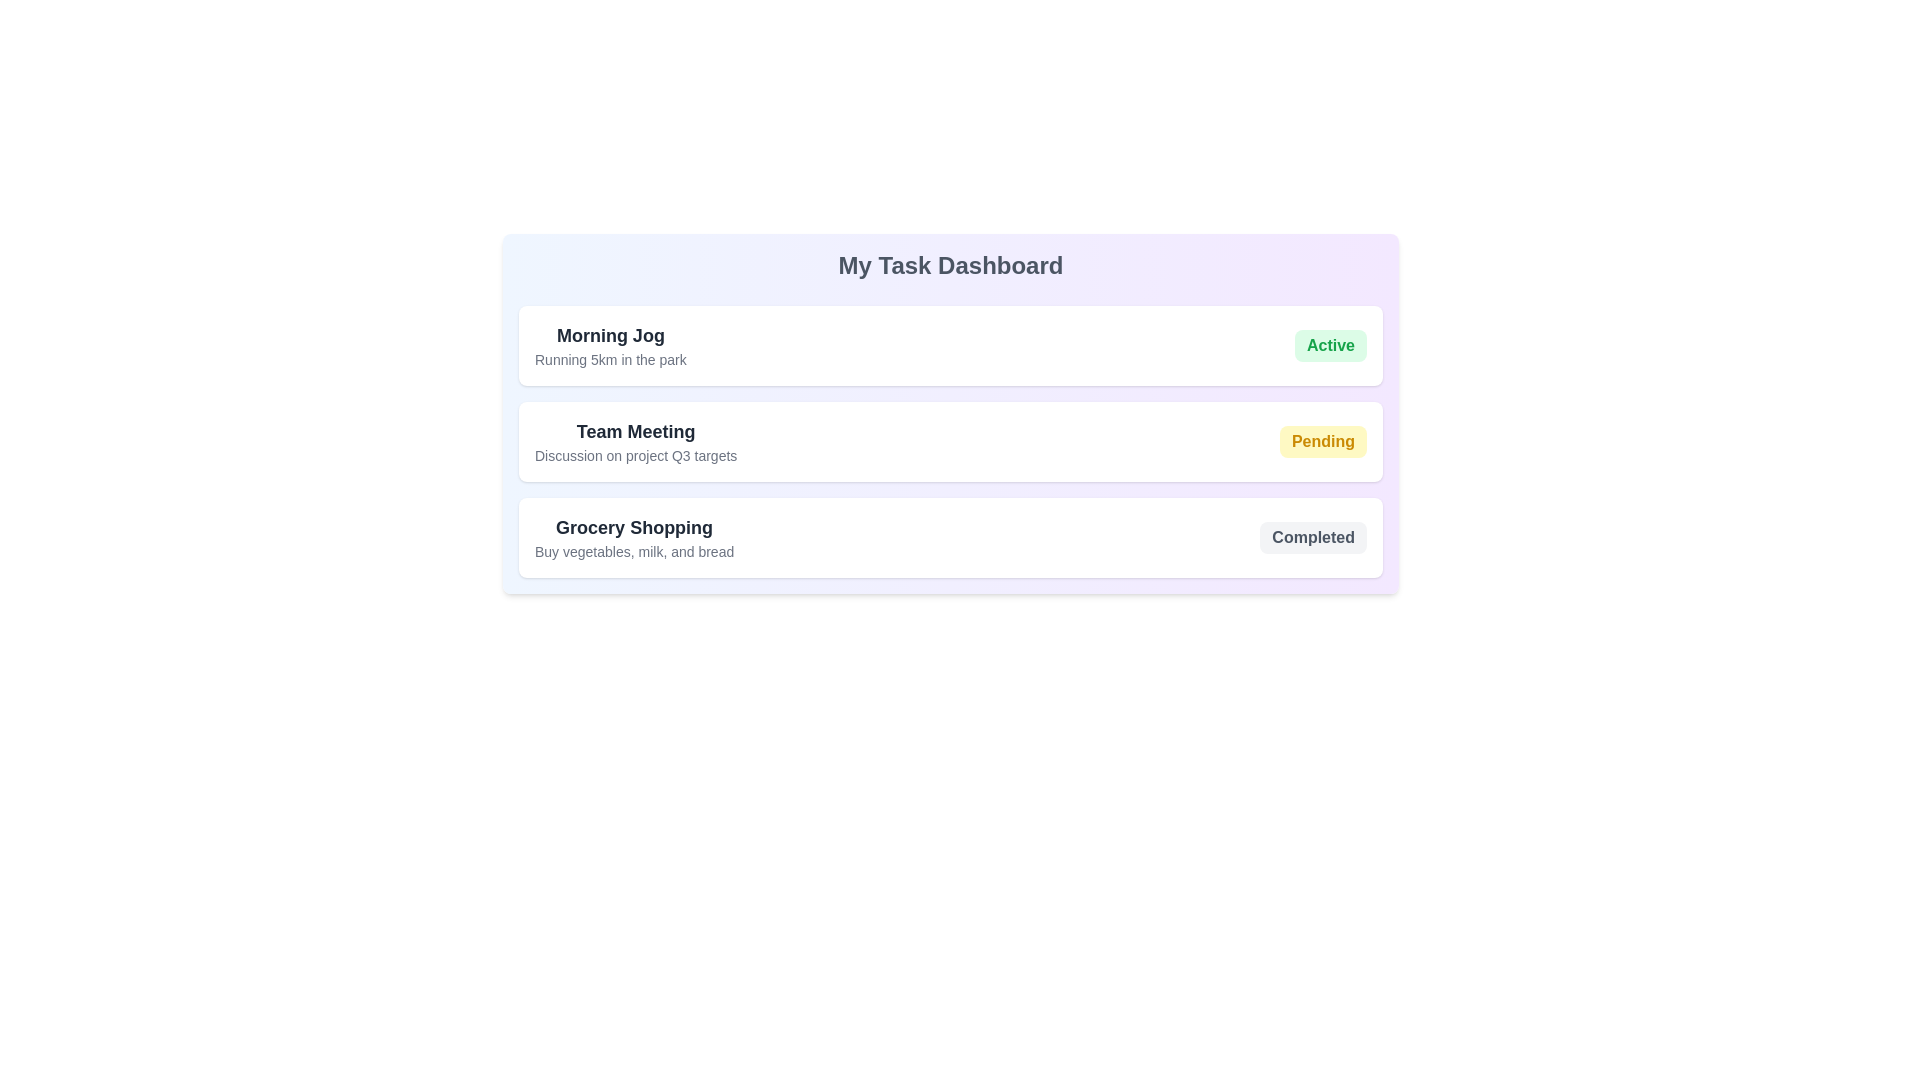 The image size is (1920, 1080). Describe the element at coordinates (1313, 536) in the screenshot. I see `the status indicator of the task labeled Grocery Shopping` at that location.